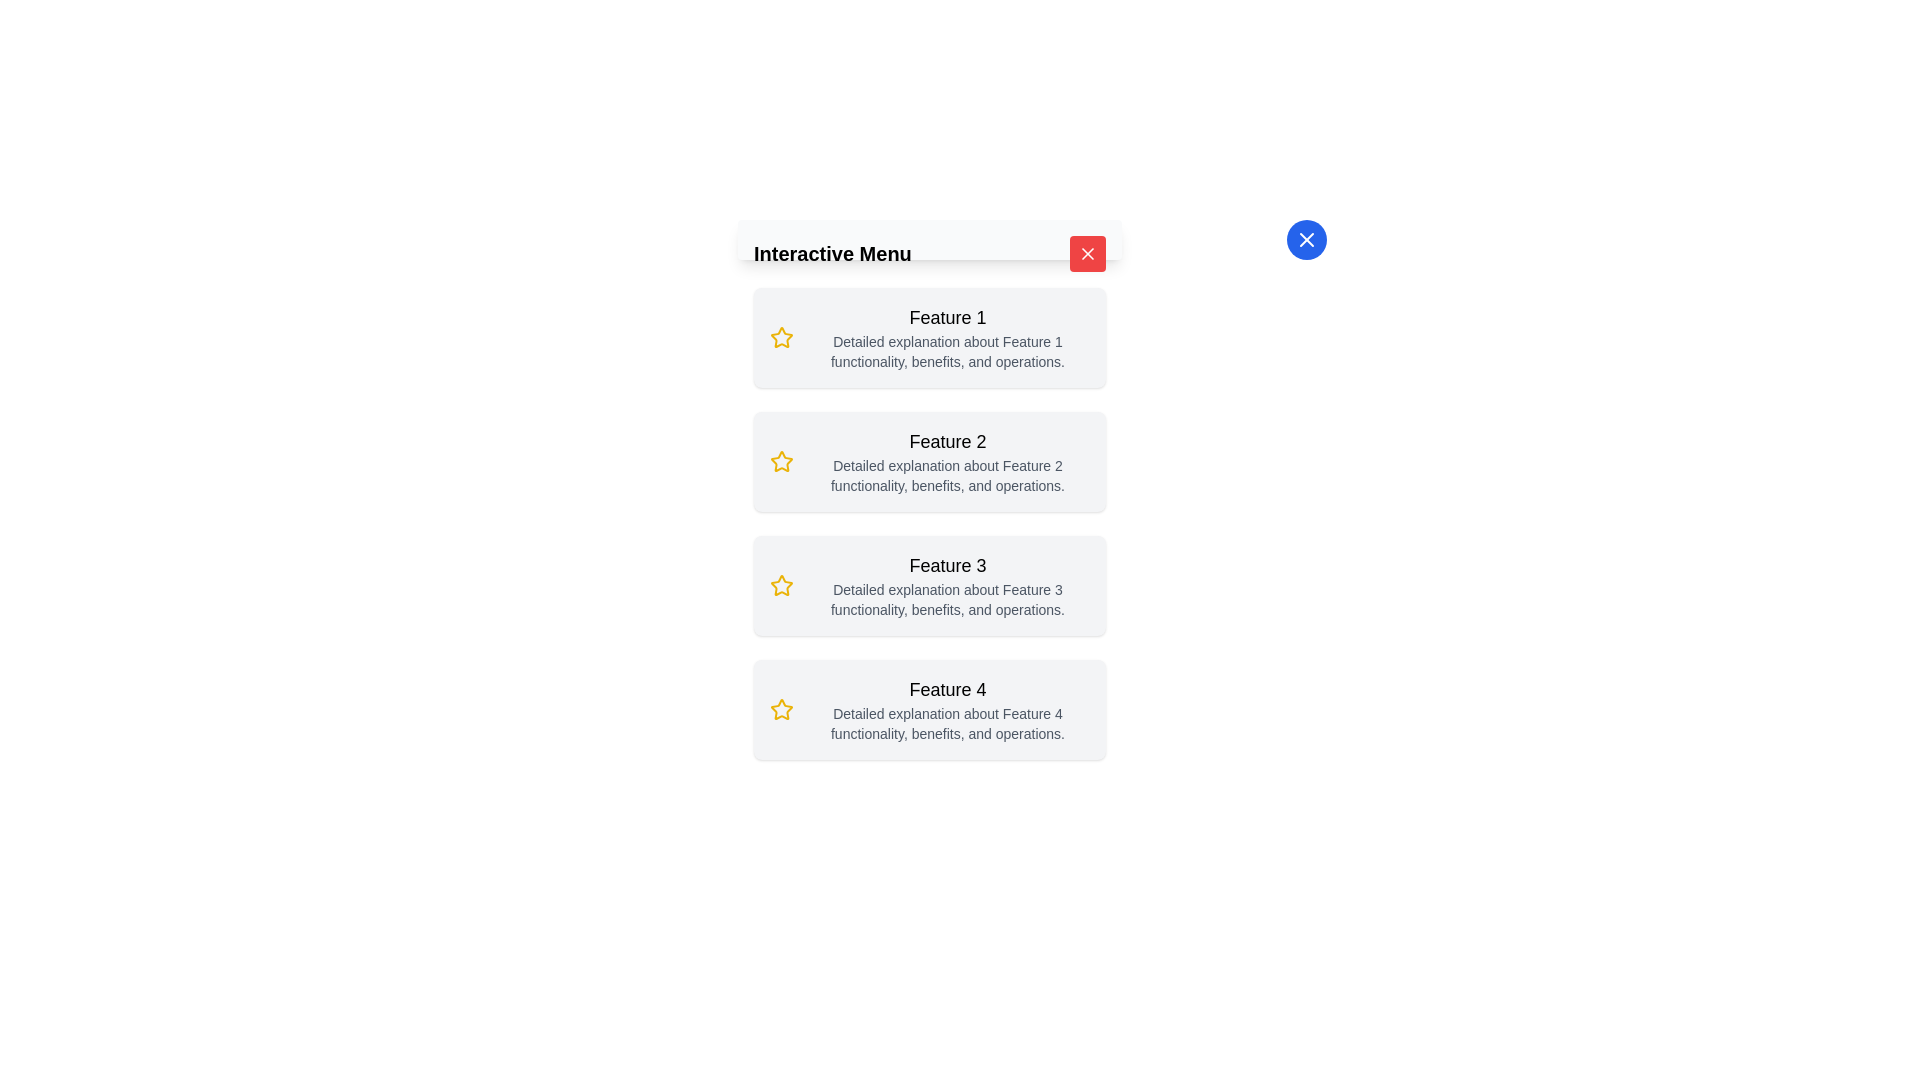 This screenshot has height=1080, width=1920. I want to click on the text label that provides additional details and context about Feature 2, located directly below the 'Feature 2' title, so click(947, 475).